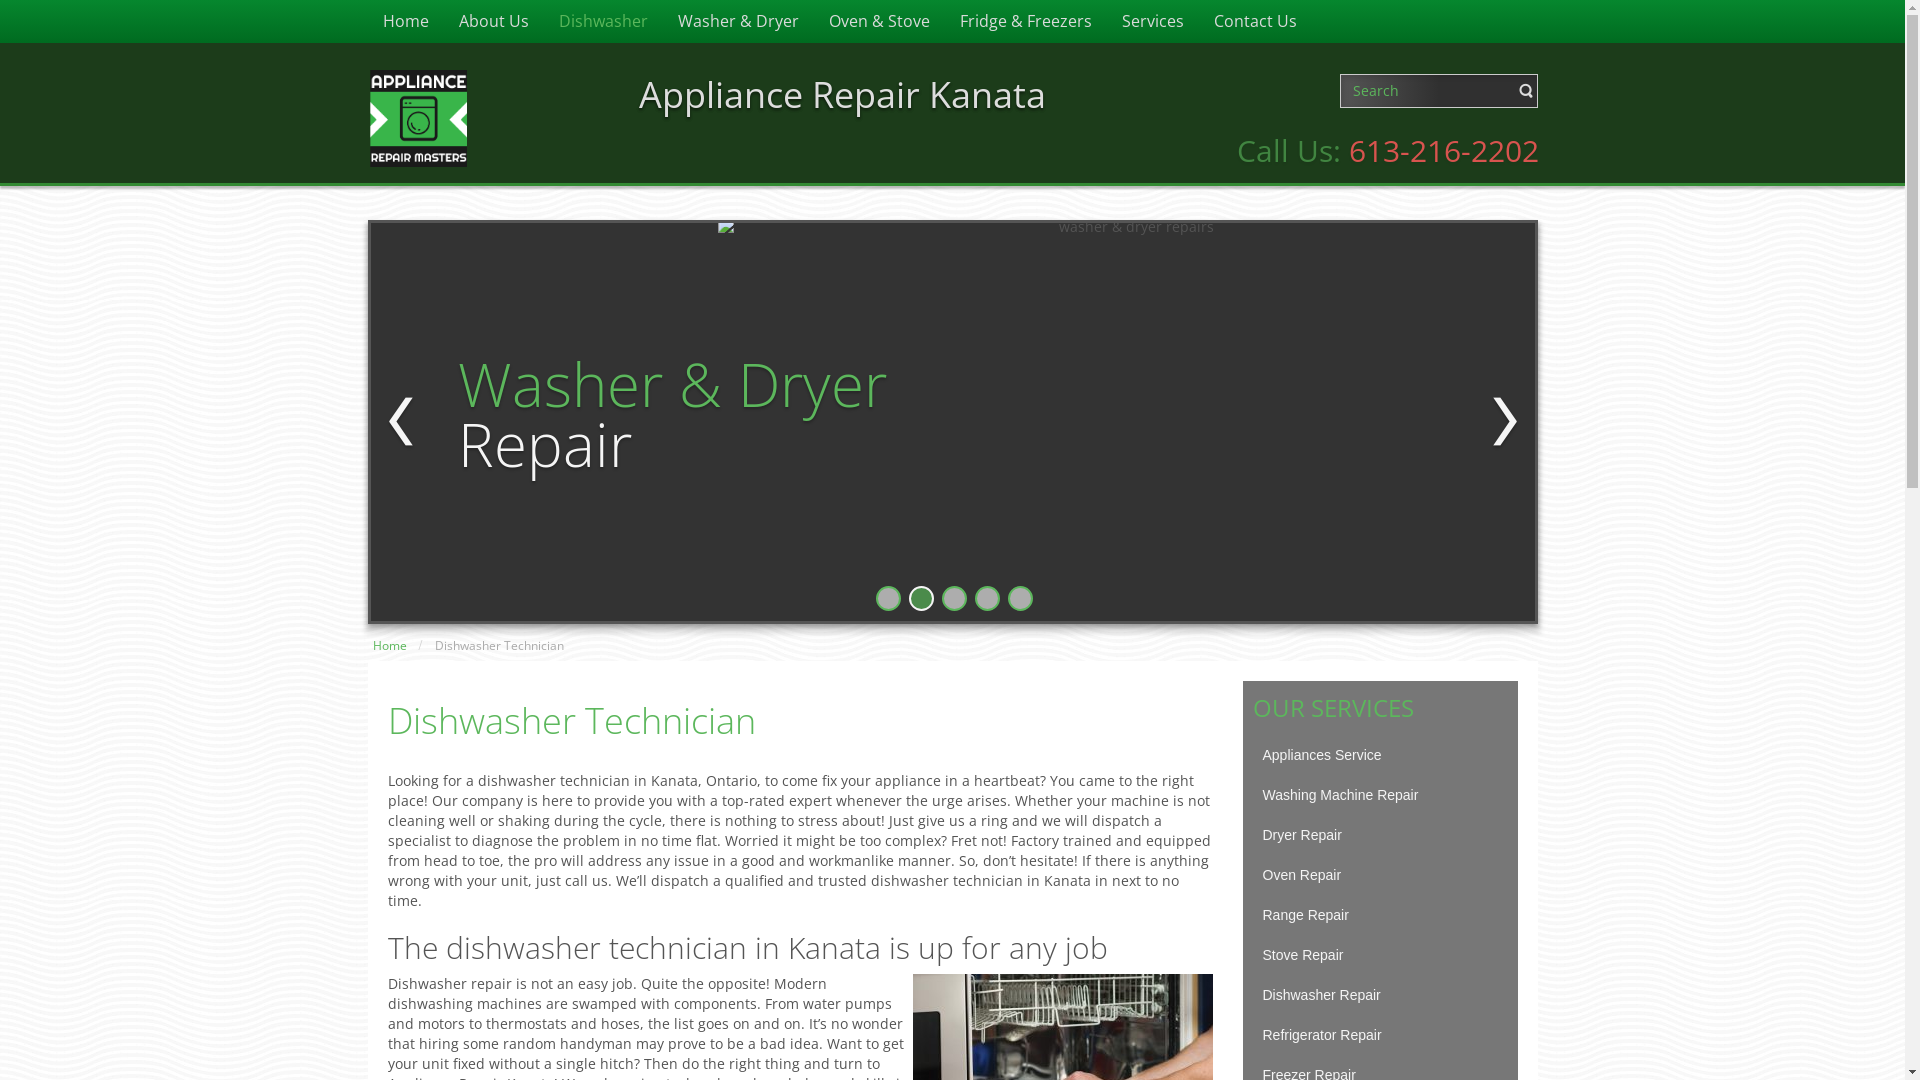  Describe the element at coordinates (494, 21) in the screenshot. I see `'About Us'` at that location.